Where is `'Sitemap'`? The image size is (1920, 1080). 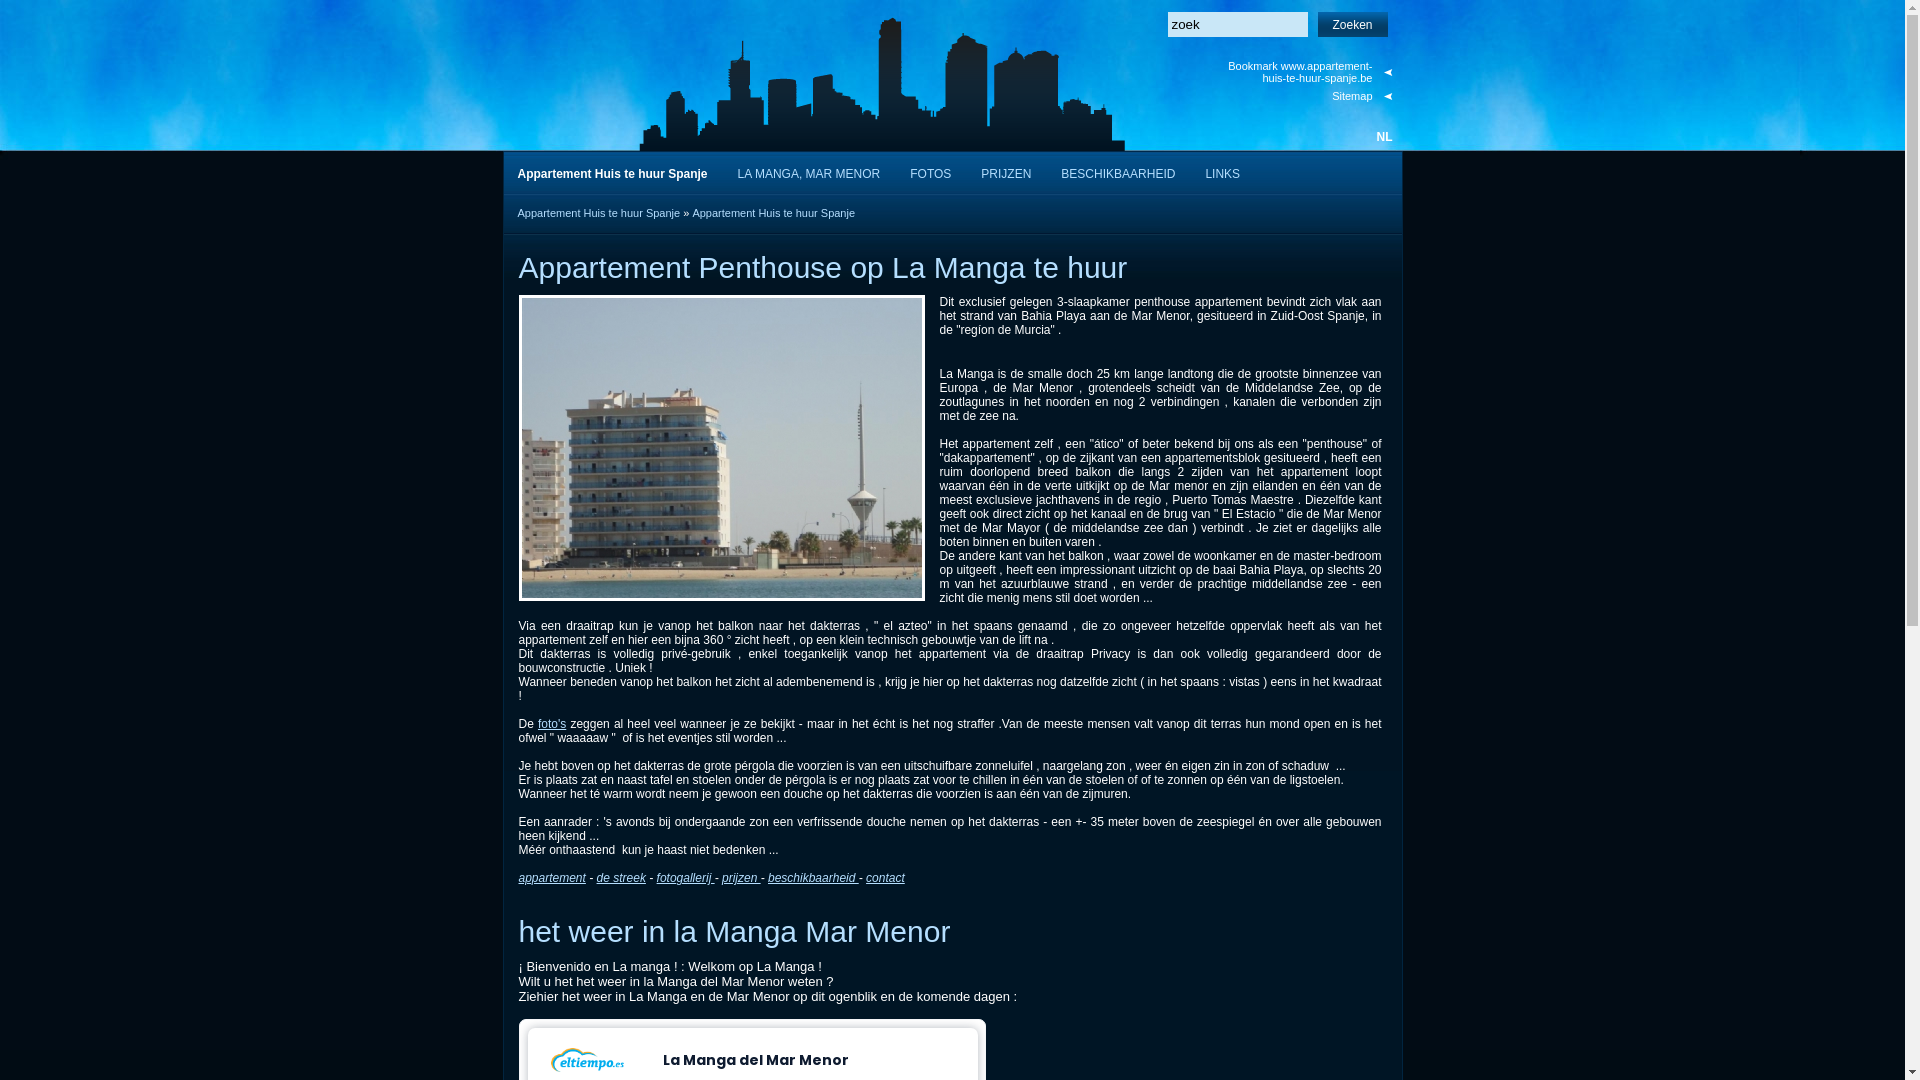 'Sitemap' is located at coordinates (1308, 96).